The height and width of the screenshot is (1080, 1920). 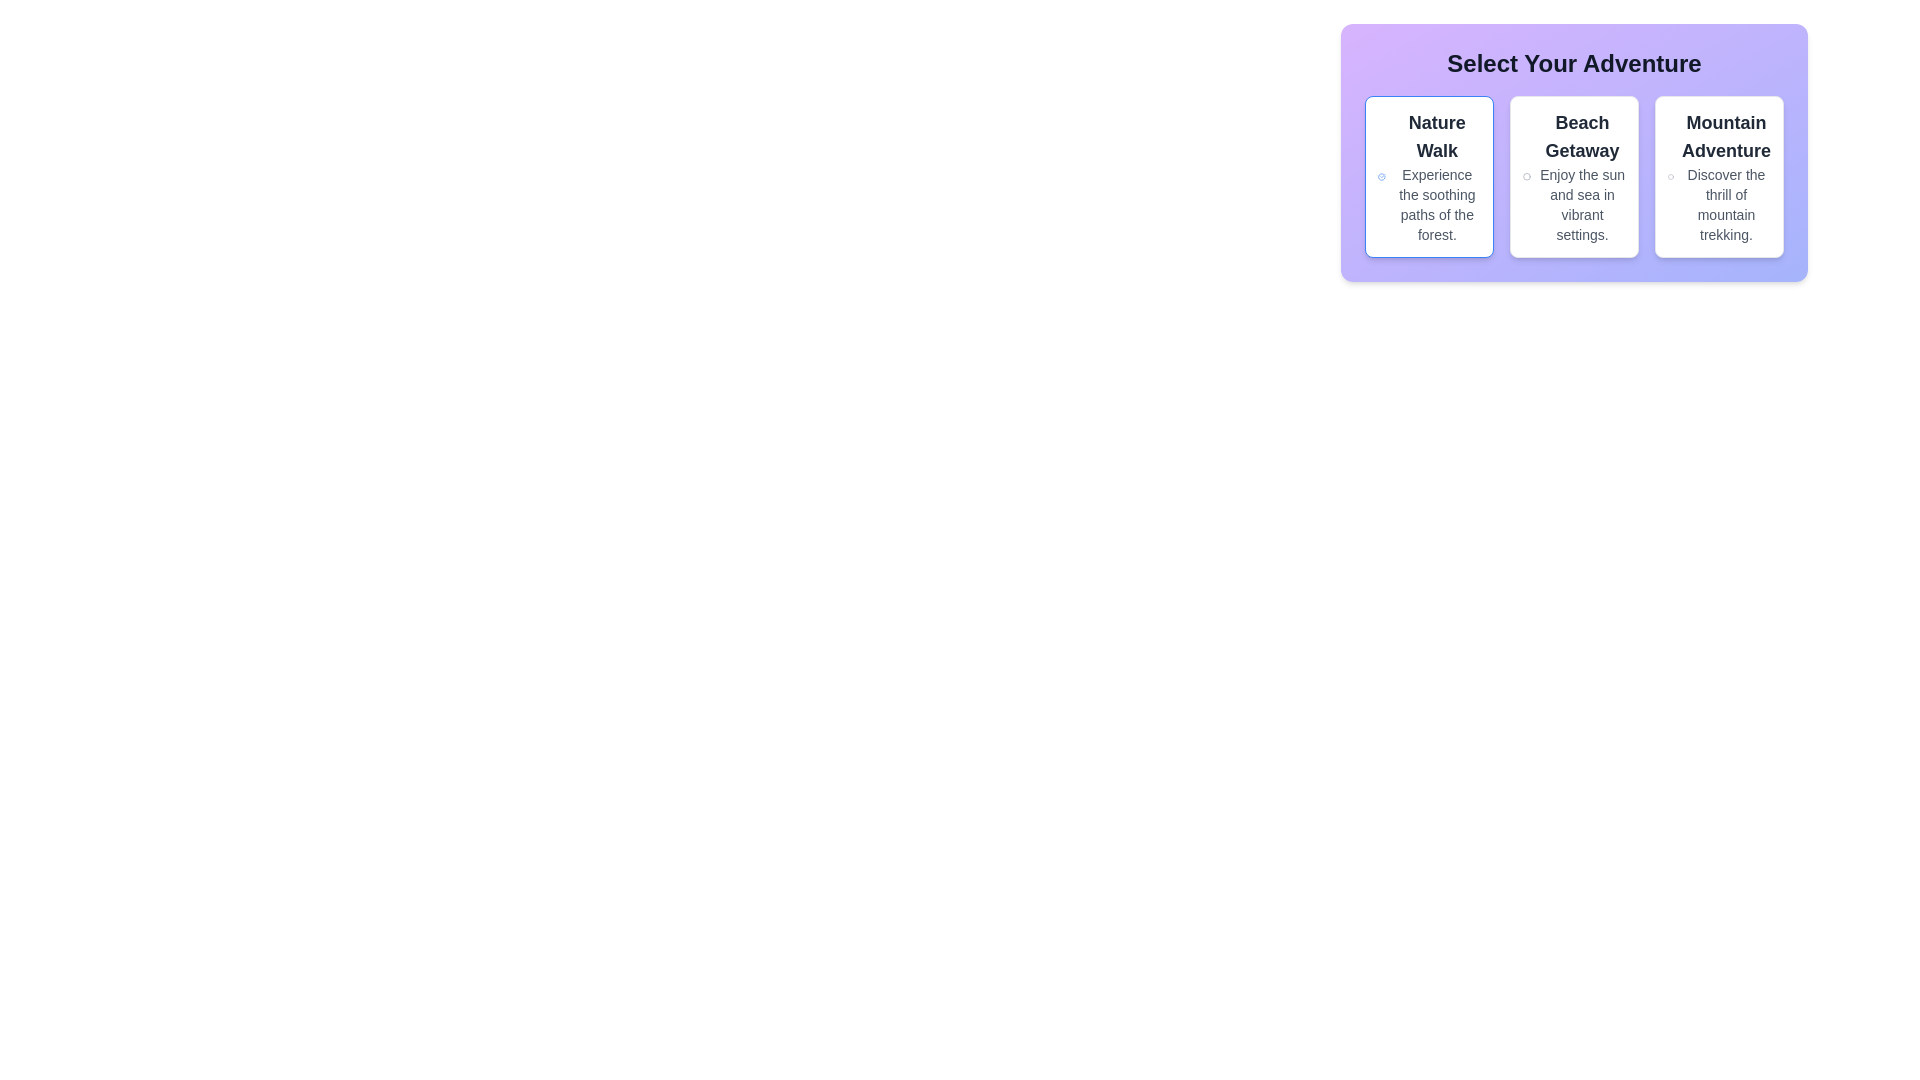 I want to click on the visual confirmation icon indicating a successful action related to the 'Nature Walk' option located in the top-left section of the 'Nature Walk' card, so click(x=1380, y=176).